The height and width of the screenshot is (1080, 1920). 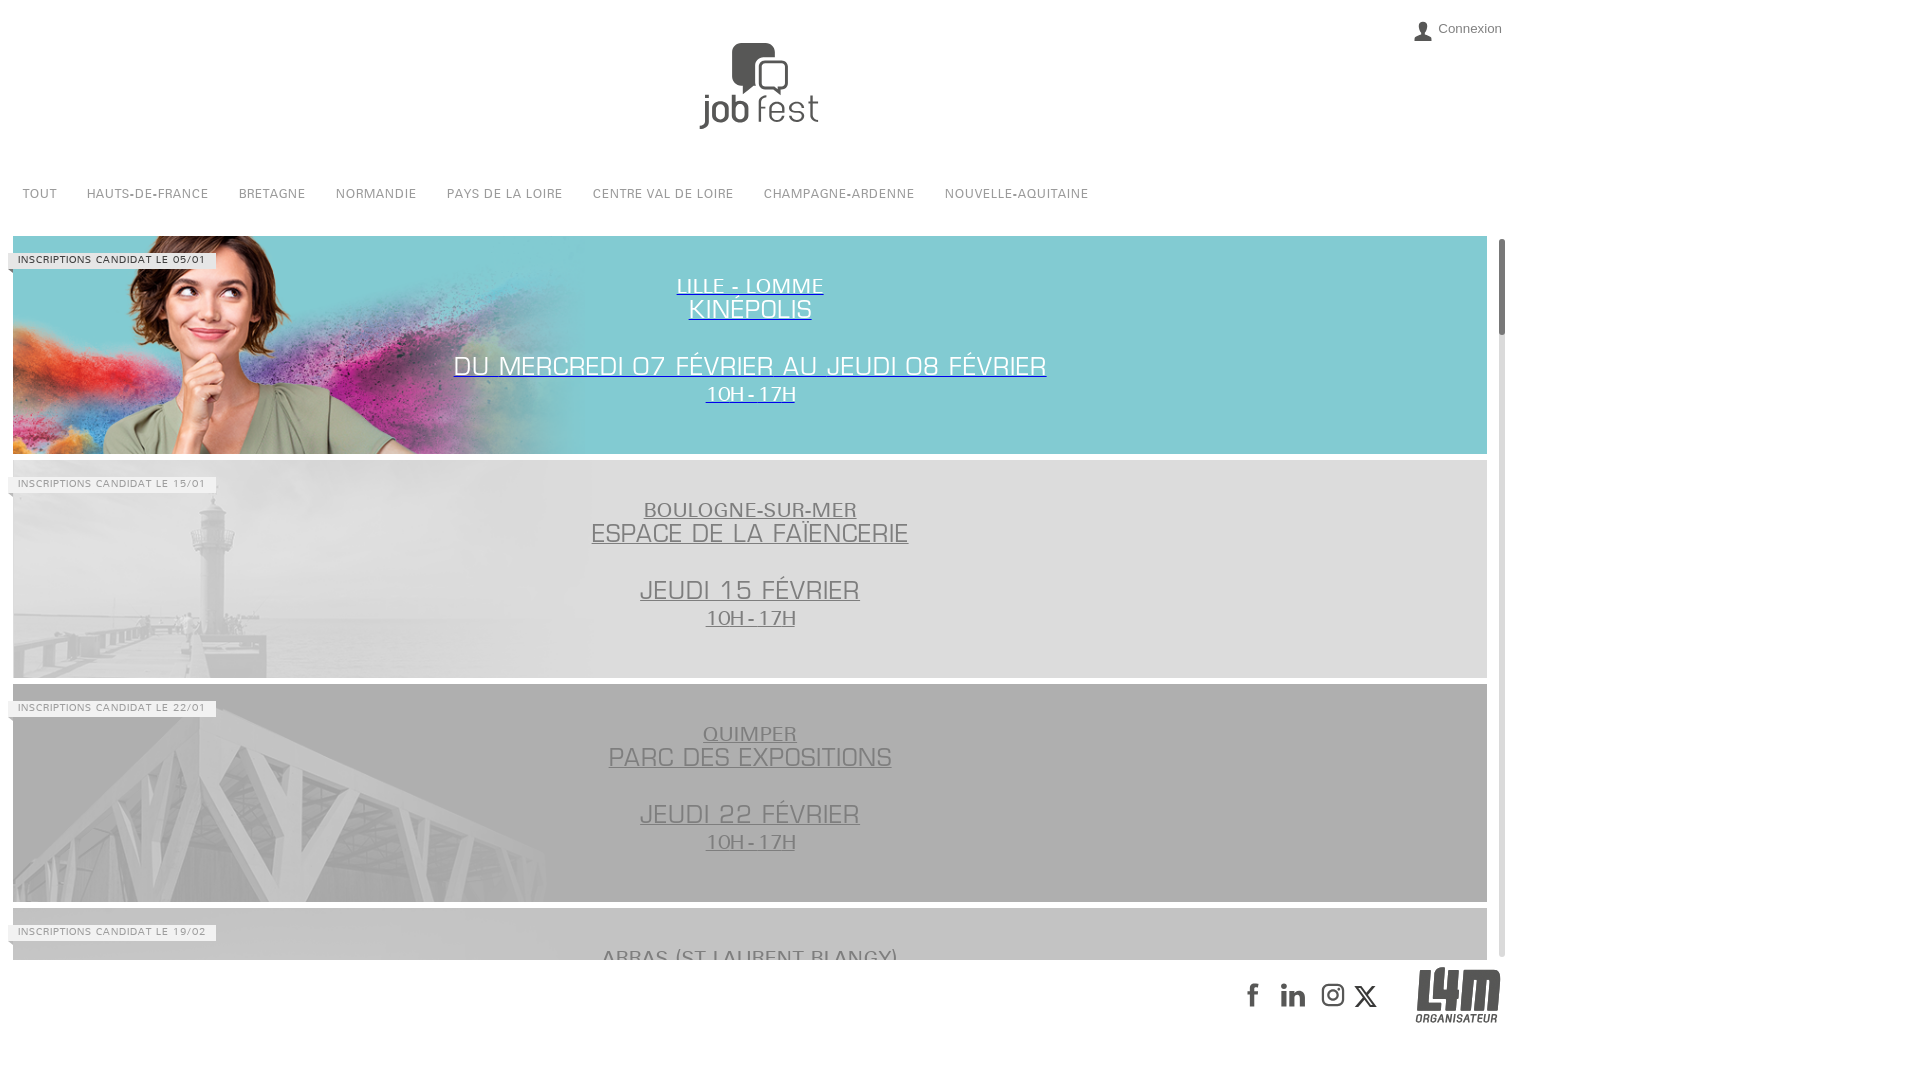 What do you see at coordinates (1457, 30) in the screenshot?
I see `'Connexion'` at bounding box center [1457, 30].